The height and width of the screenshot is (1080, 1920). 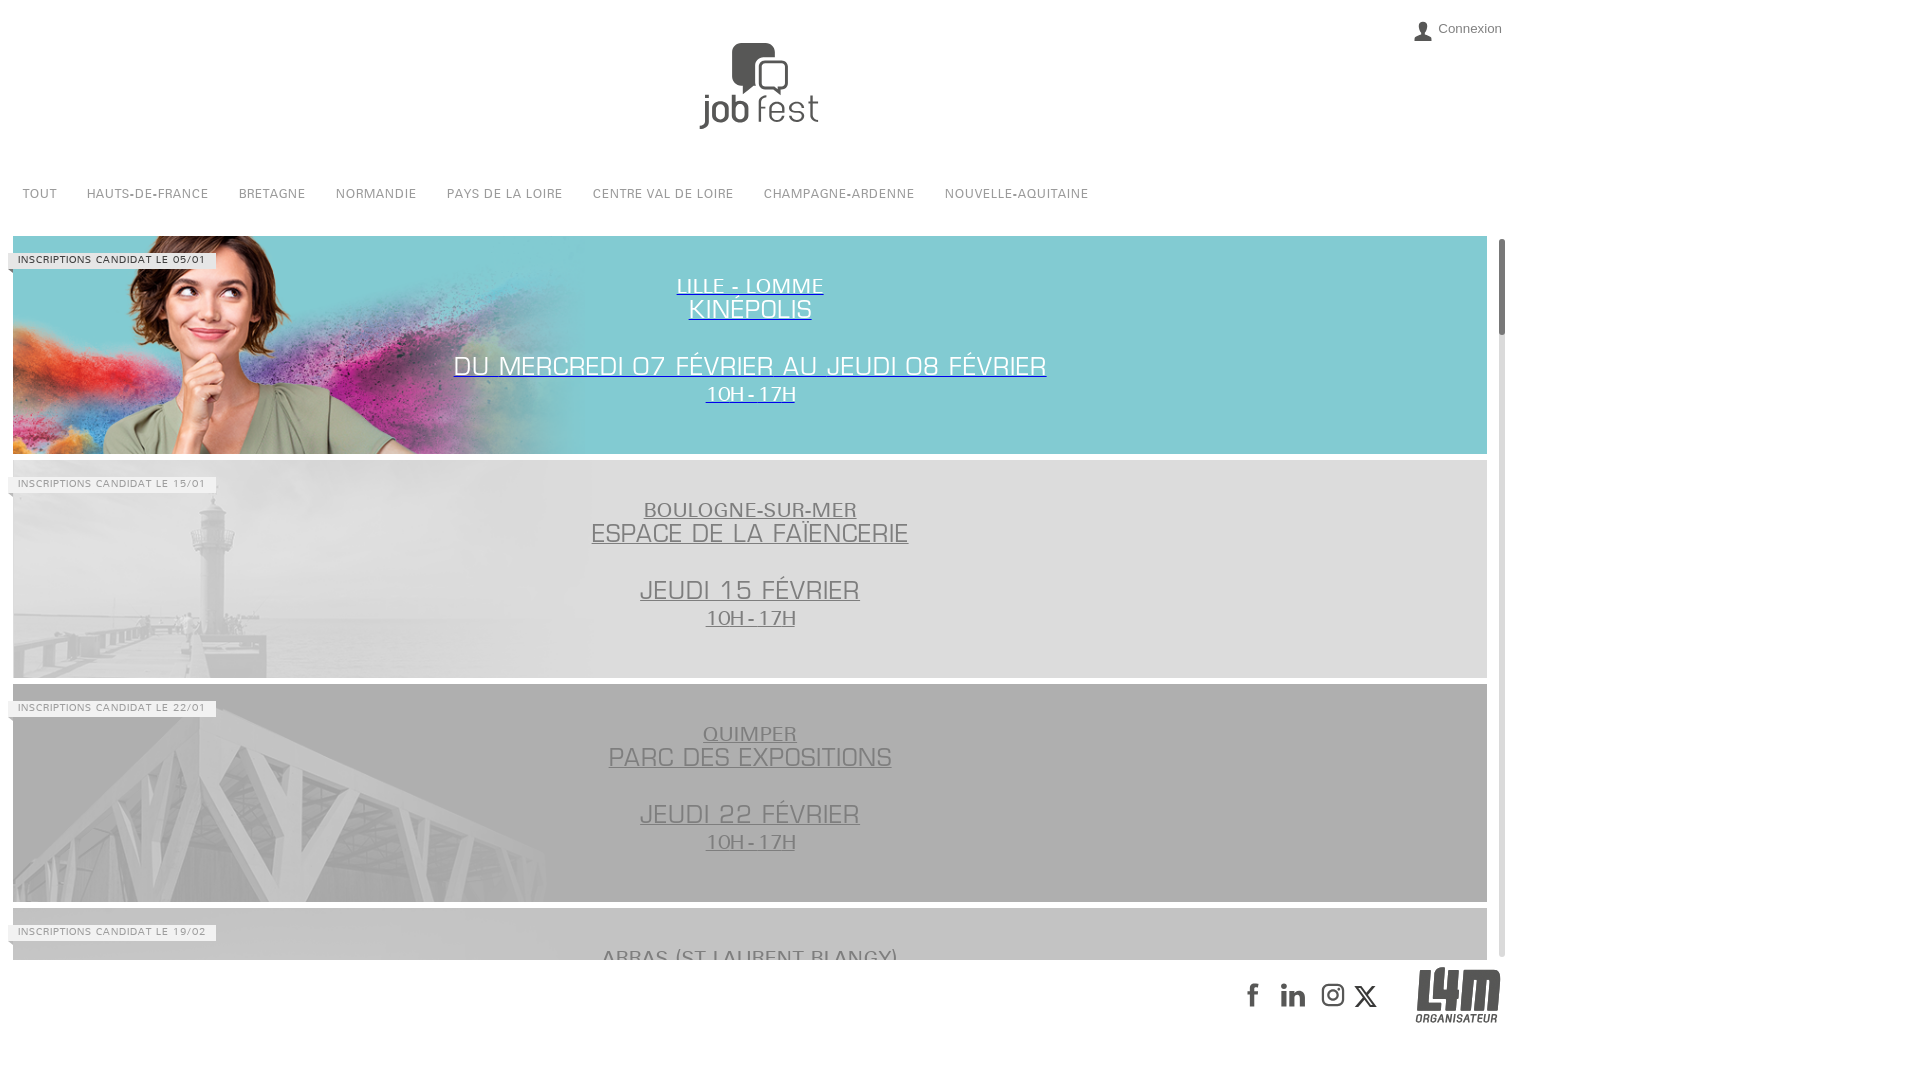 What do you see at coordinates (1457, 30) in the screenshot?
I see `'Connexion'` at bounding box center [1457, 30].